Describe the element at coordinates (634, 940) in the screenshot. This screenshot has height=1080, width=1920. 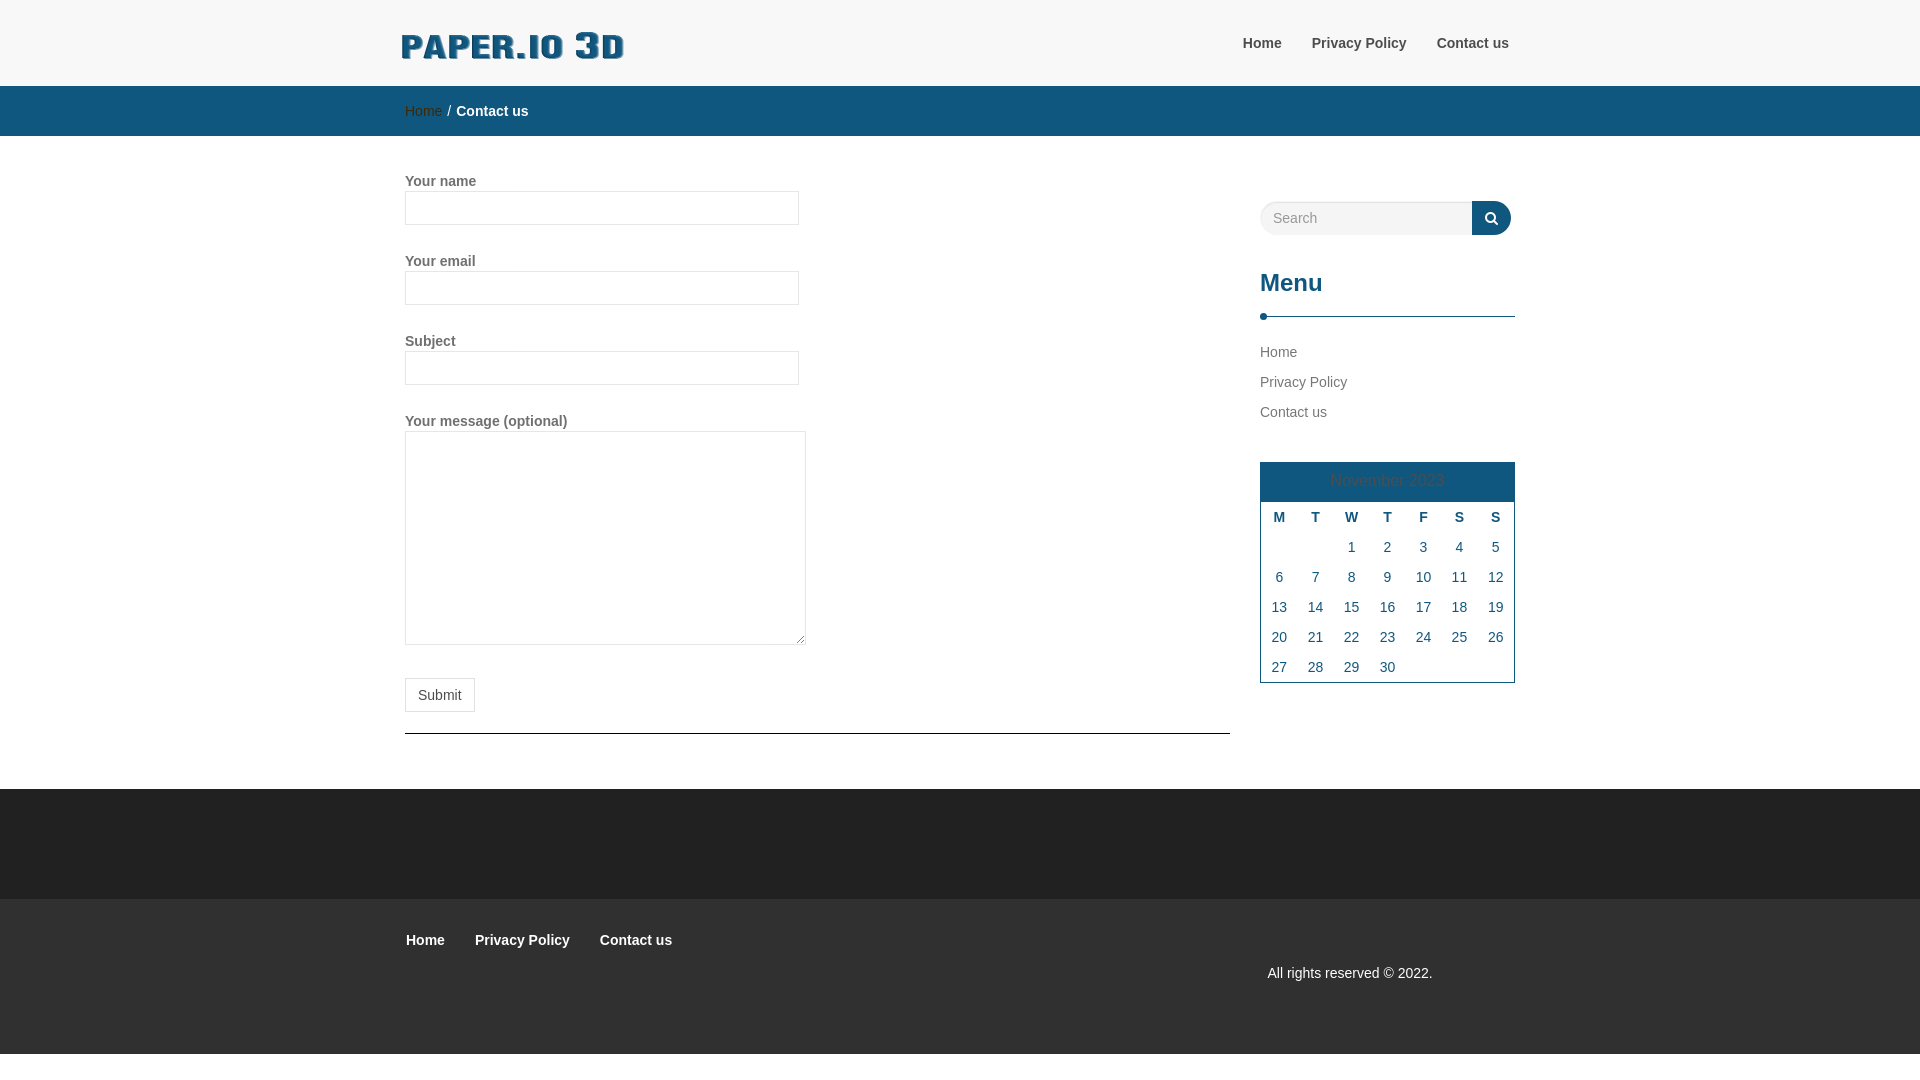
I see `'Contact us'` at that location.